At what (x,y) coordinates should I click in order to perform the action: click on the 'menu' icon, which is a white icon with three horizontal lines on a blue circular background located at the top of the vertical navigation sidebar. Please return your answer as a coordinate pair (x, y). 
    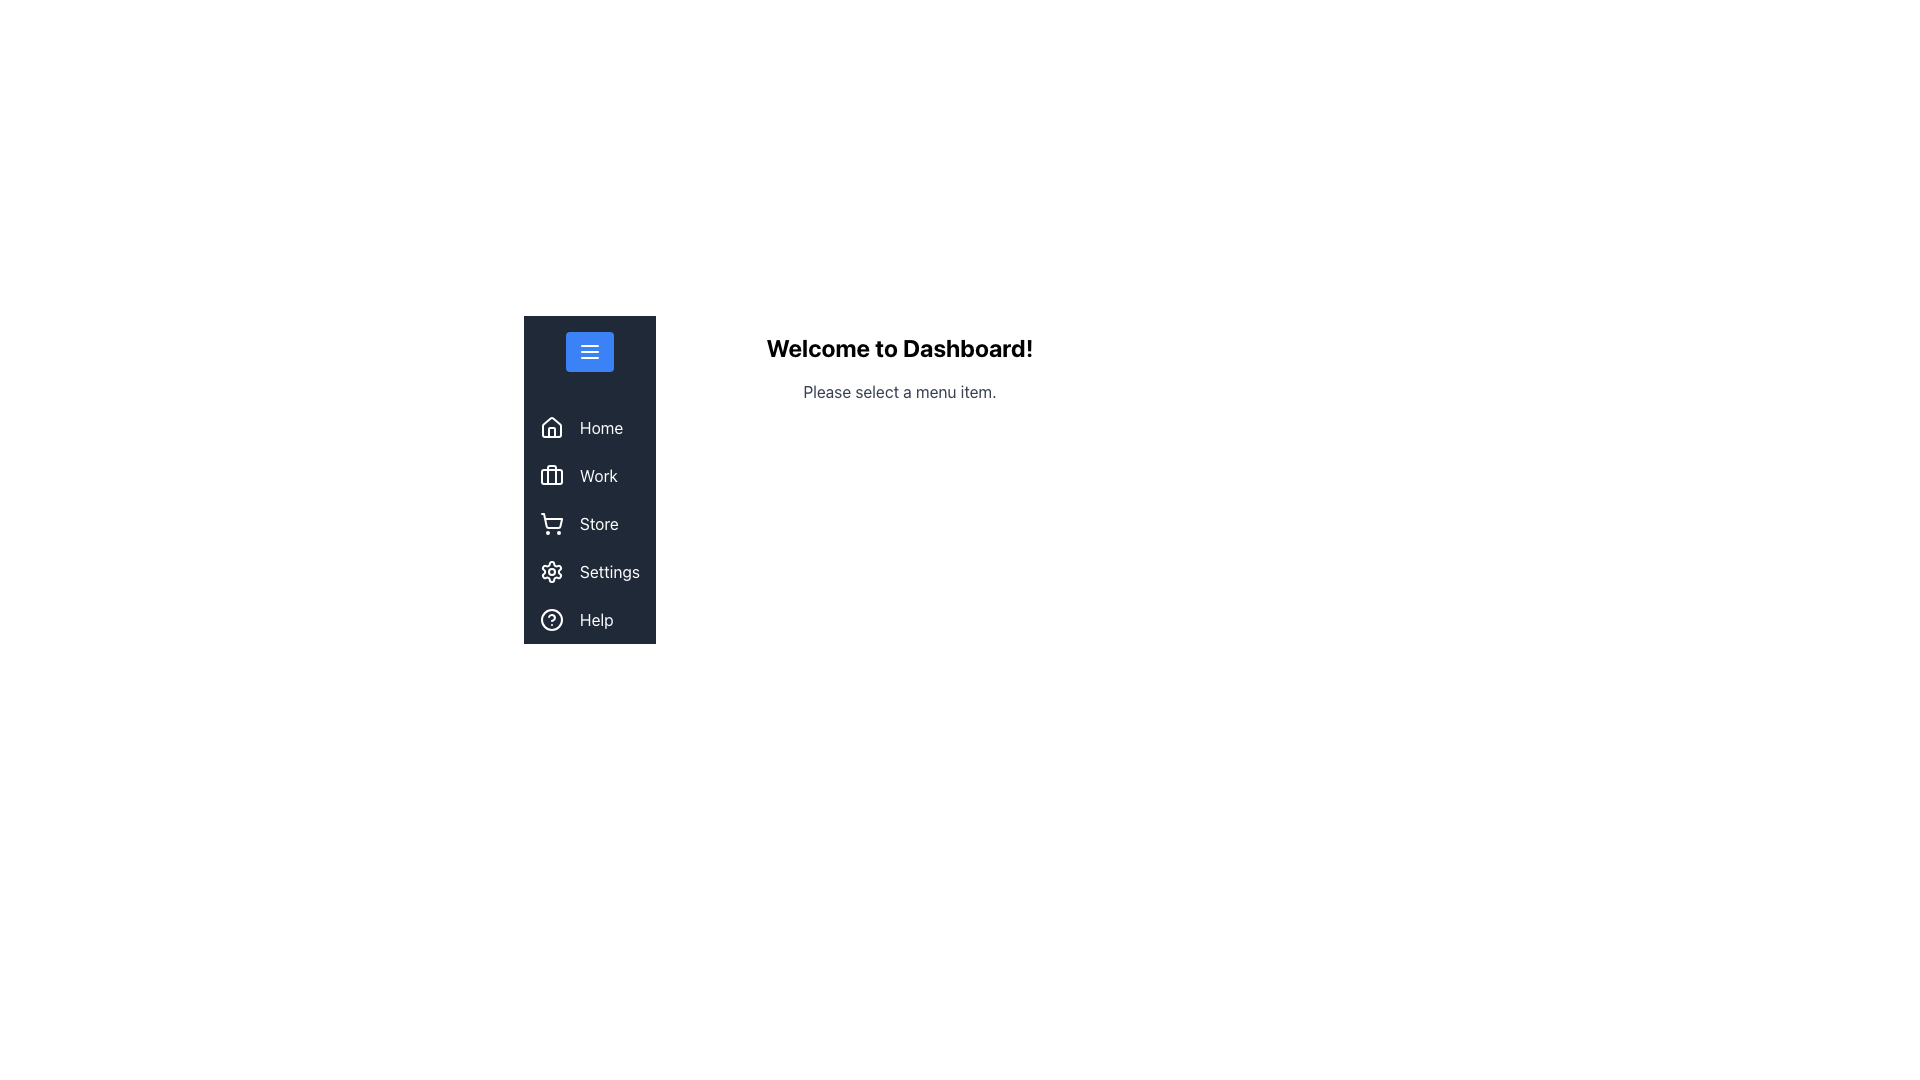
    Looking at the image, I should click on (589, 350).